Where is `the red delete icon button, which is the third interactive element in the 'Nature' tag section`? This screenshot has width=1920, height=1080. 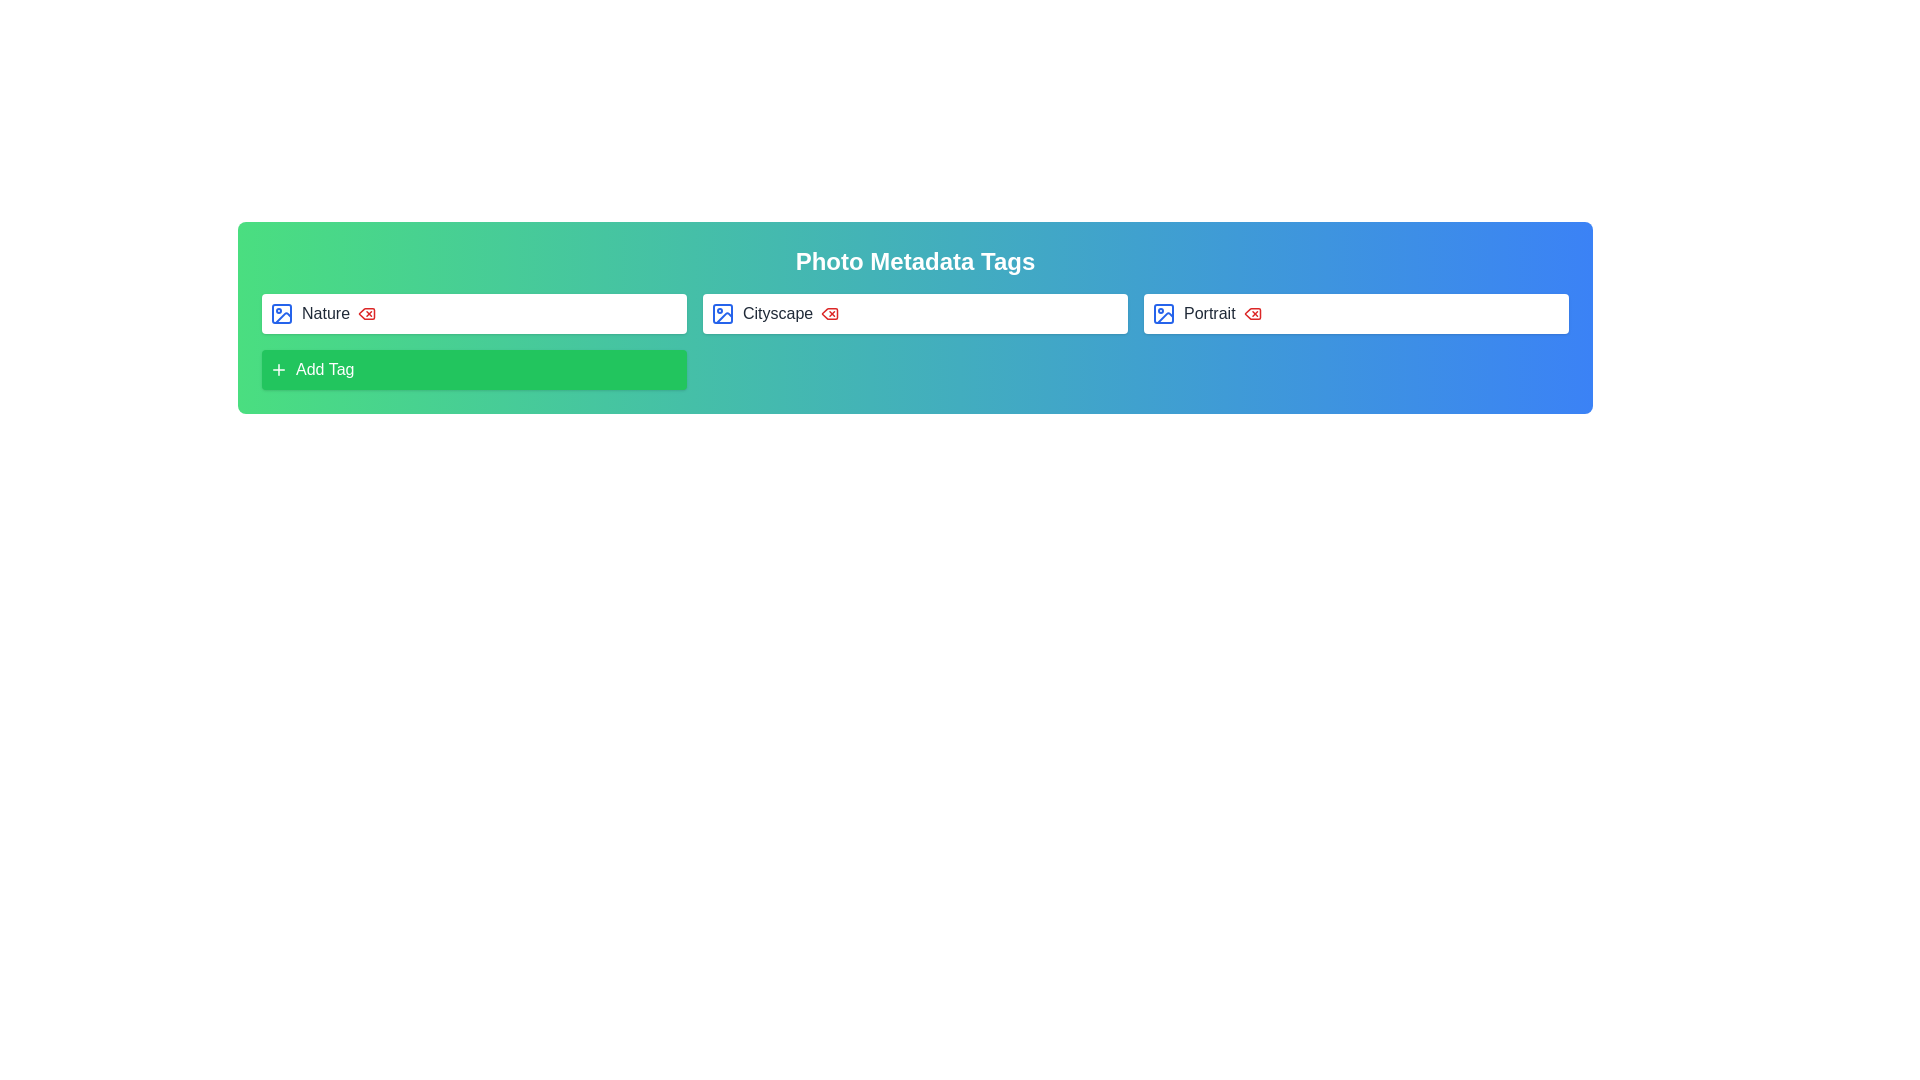 the red delete icon button, which is the third interactive element in the 'Nature' tag section is located at coordinates (366, 313).